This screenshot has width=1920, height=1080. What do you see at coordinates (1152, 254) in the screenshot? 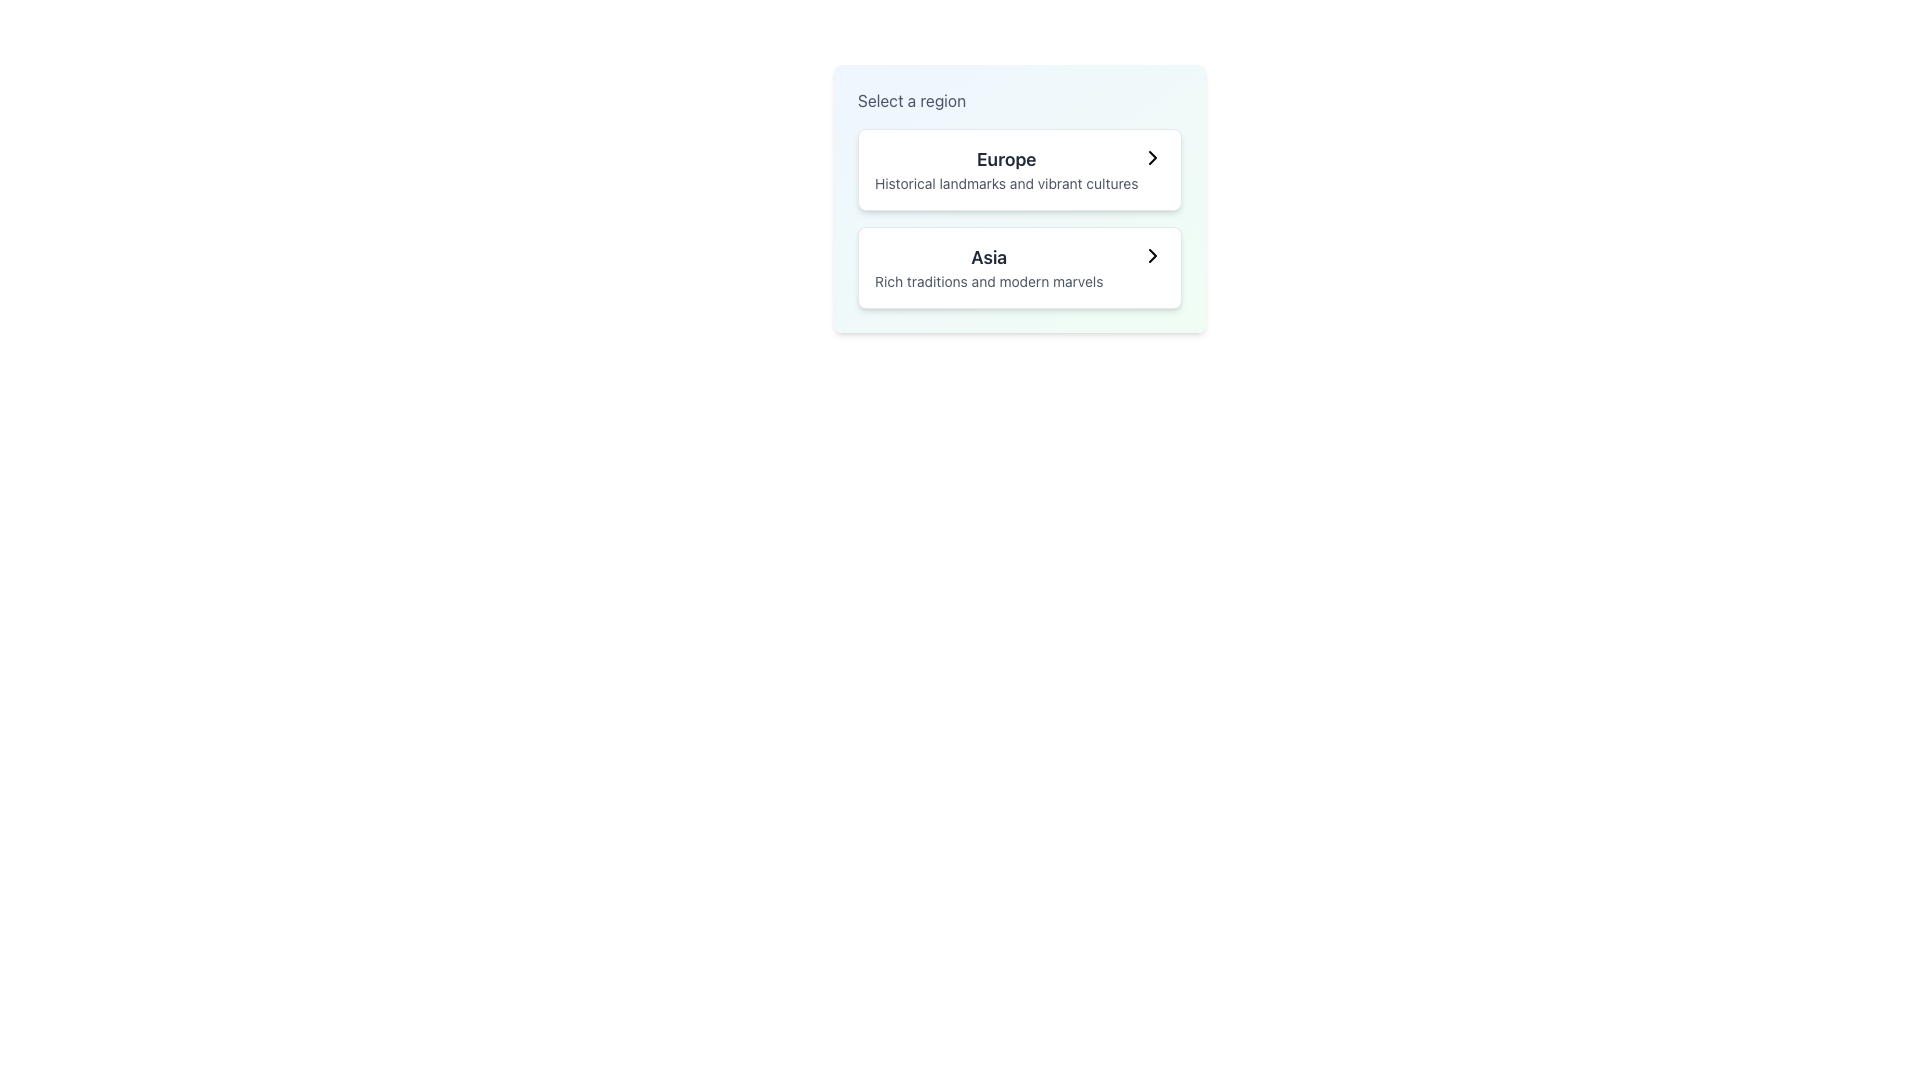
I see `the arrow icon located at the far right end of the 'Asia' selection box` at bounding box center [1152, 254].